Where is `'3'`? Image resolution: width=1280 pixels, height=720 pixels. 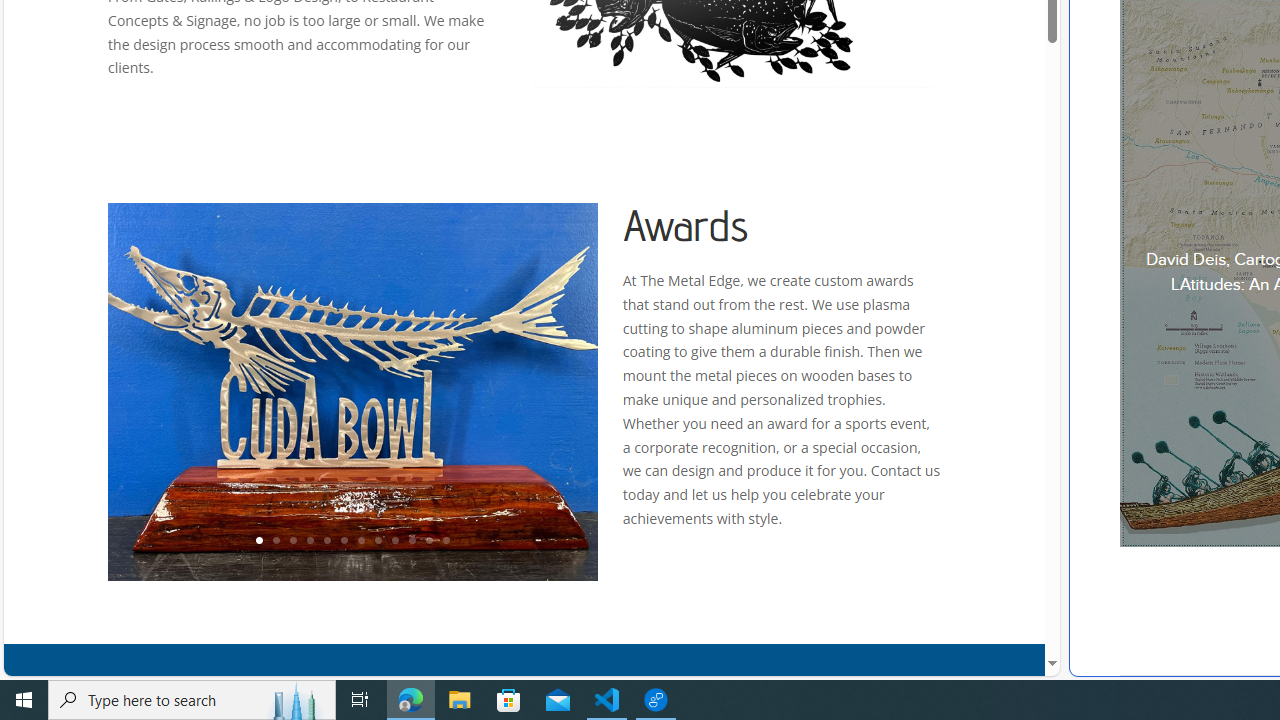
'3' is located at coordinates (292, 541).